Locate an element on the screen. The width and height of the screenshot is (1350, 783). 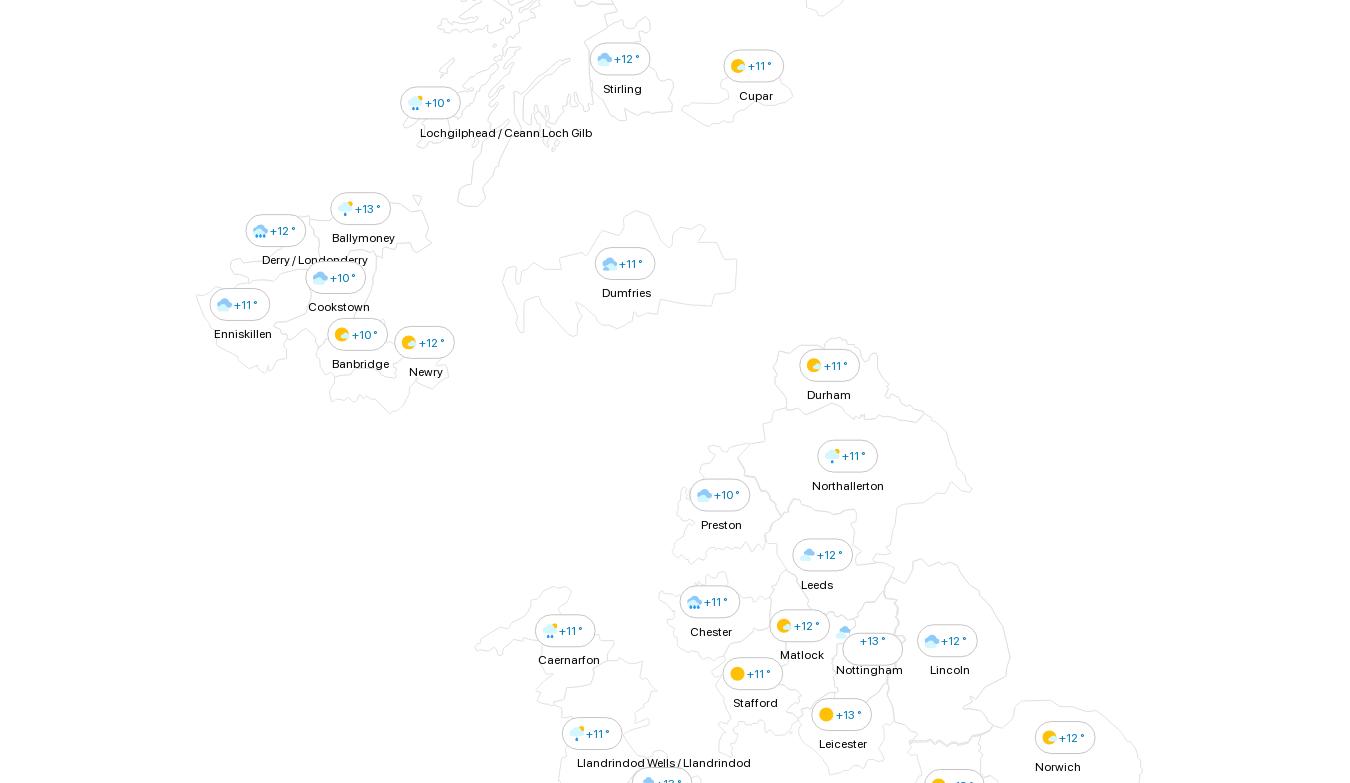
'Lincoln' is located at coordinates (948, 669).